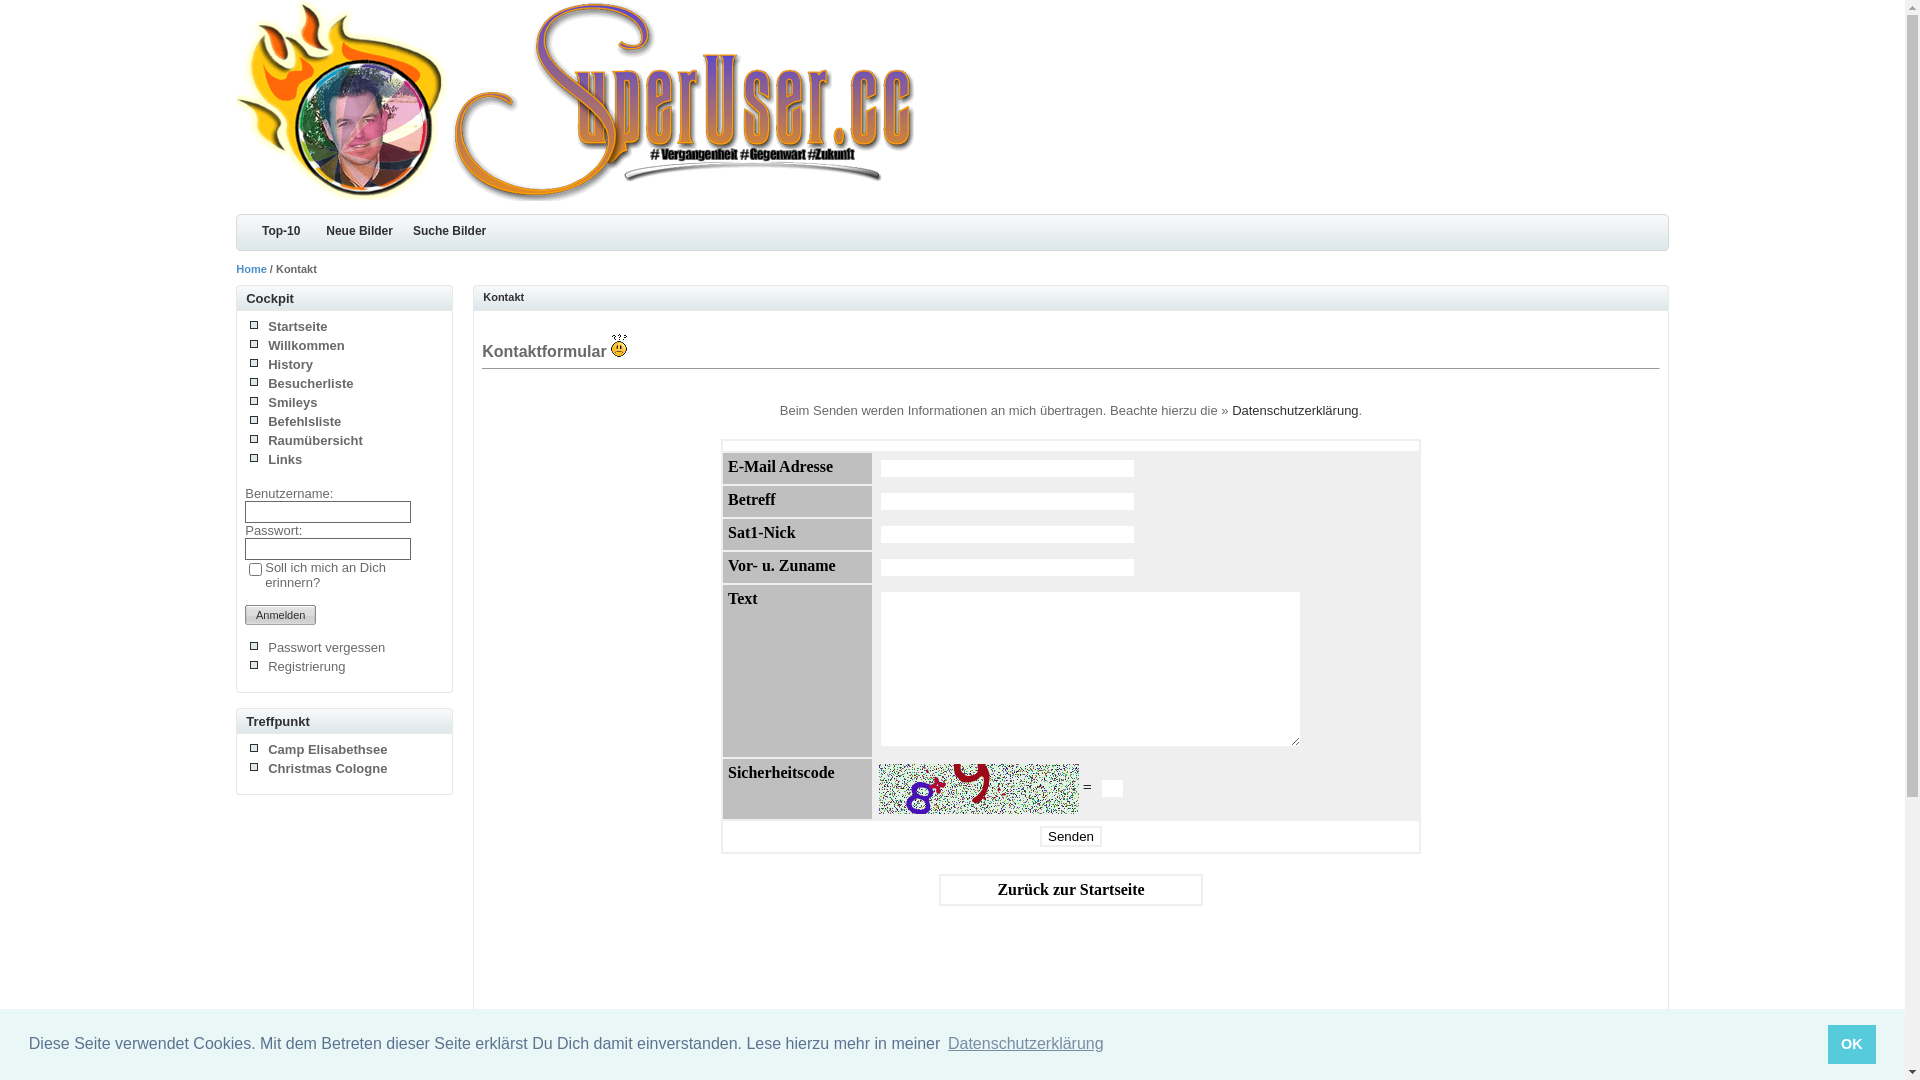  Describe the element at coordinates (359, 231) in the screenshot. I see `'Neue Bilder'` at that location.